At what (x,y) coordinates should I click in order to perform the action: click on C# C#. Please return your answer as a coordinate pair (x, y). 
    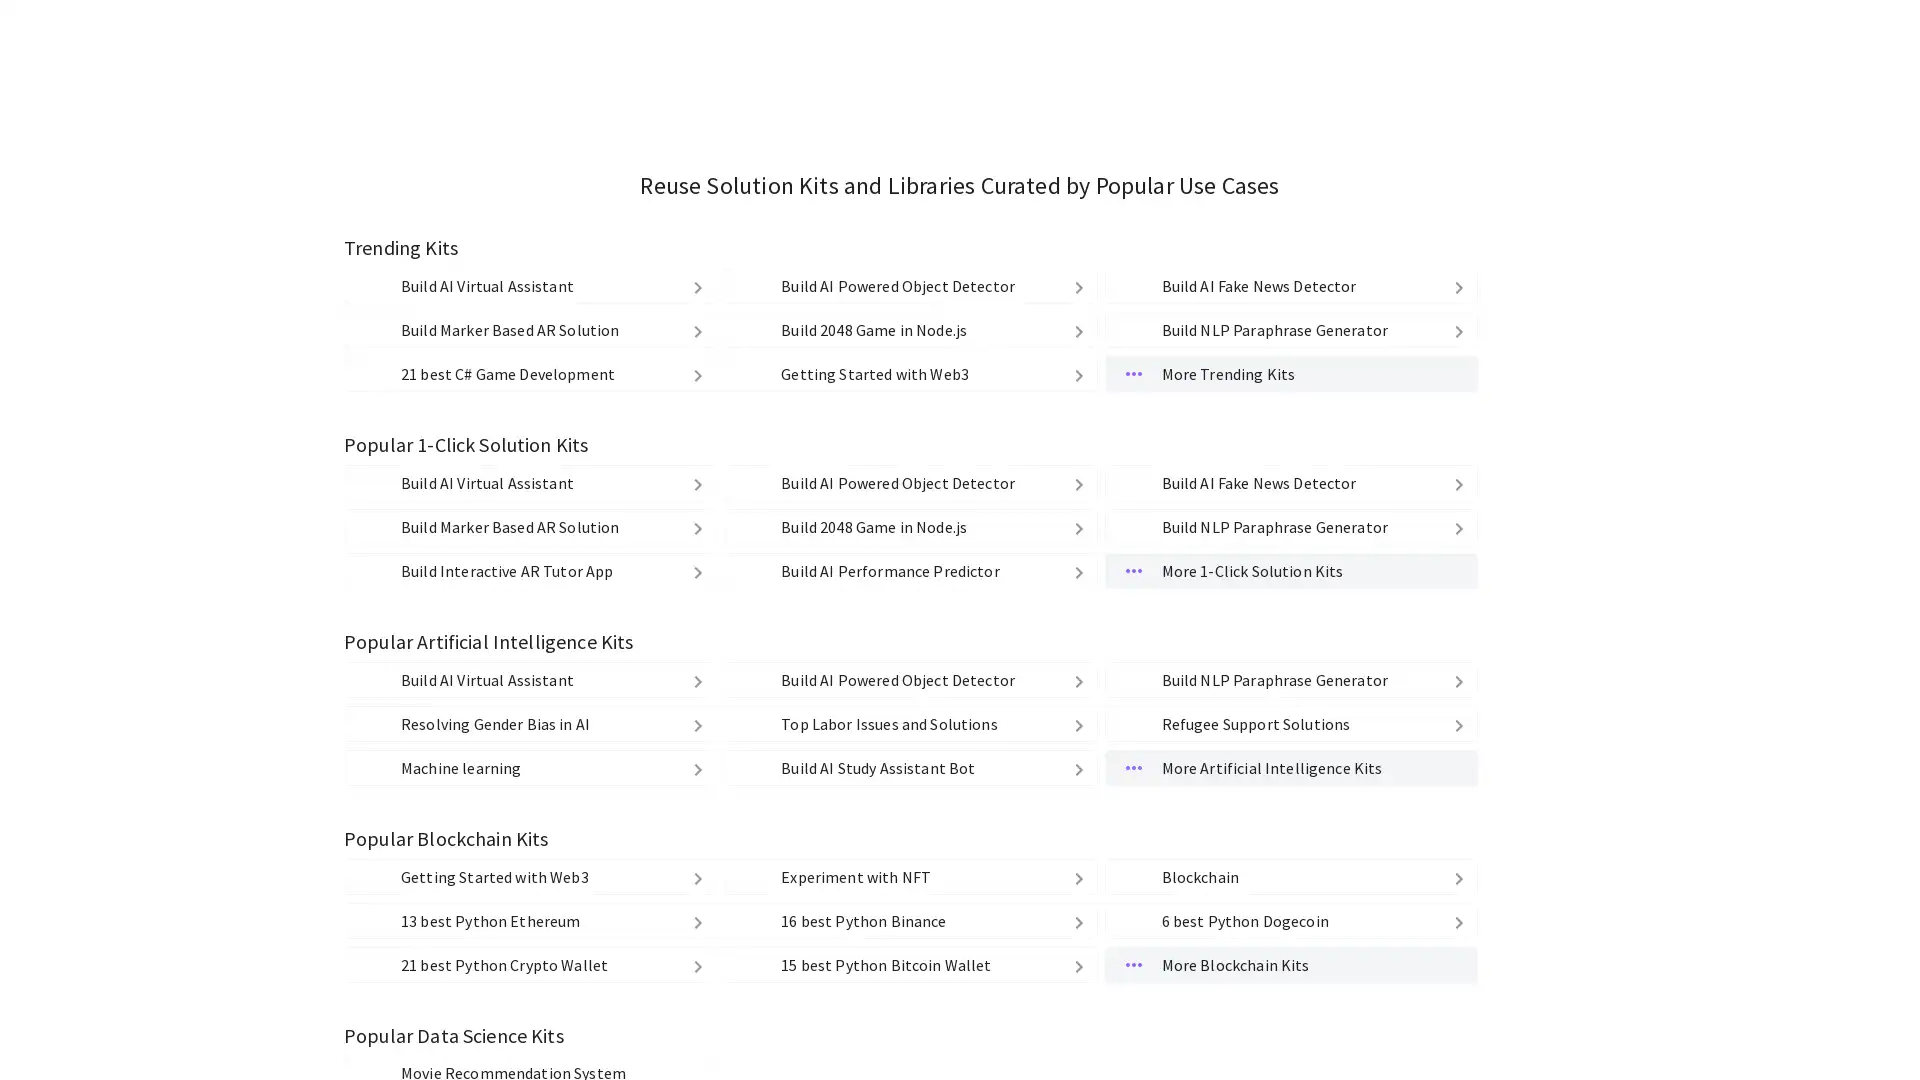
    Looking at the image, I should click on (880, 501).